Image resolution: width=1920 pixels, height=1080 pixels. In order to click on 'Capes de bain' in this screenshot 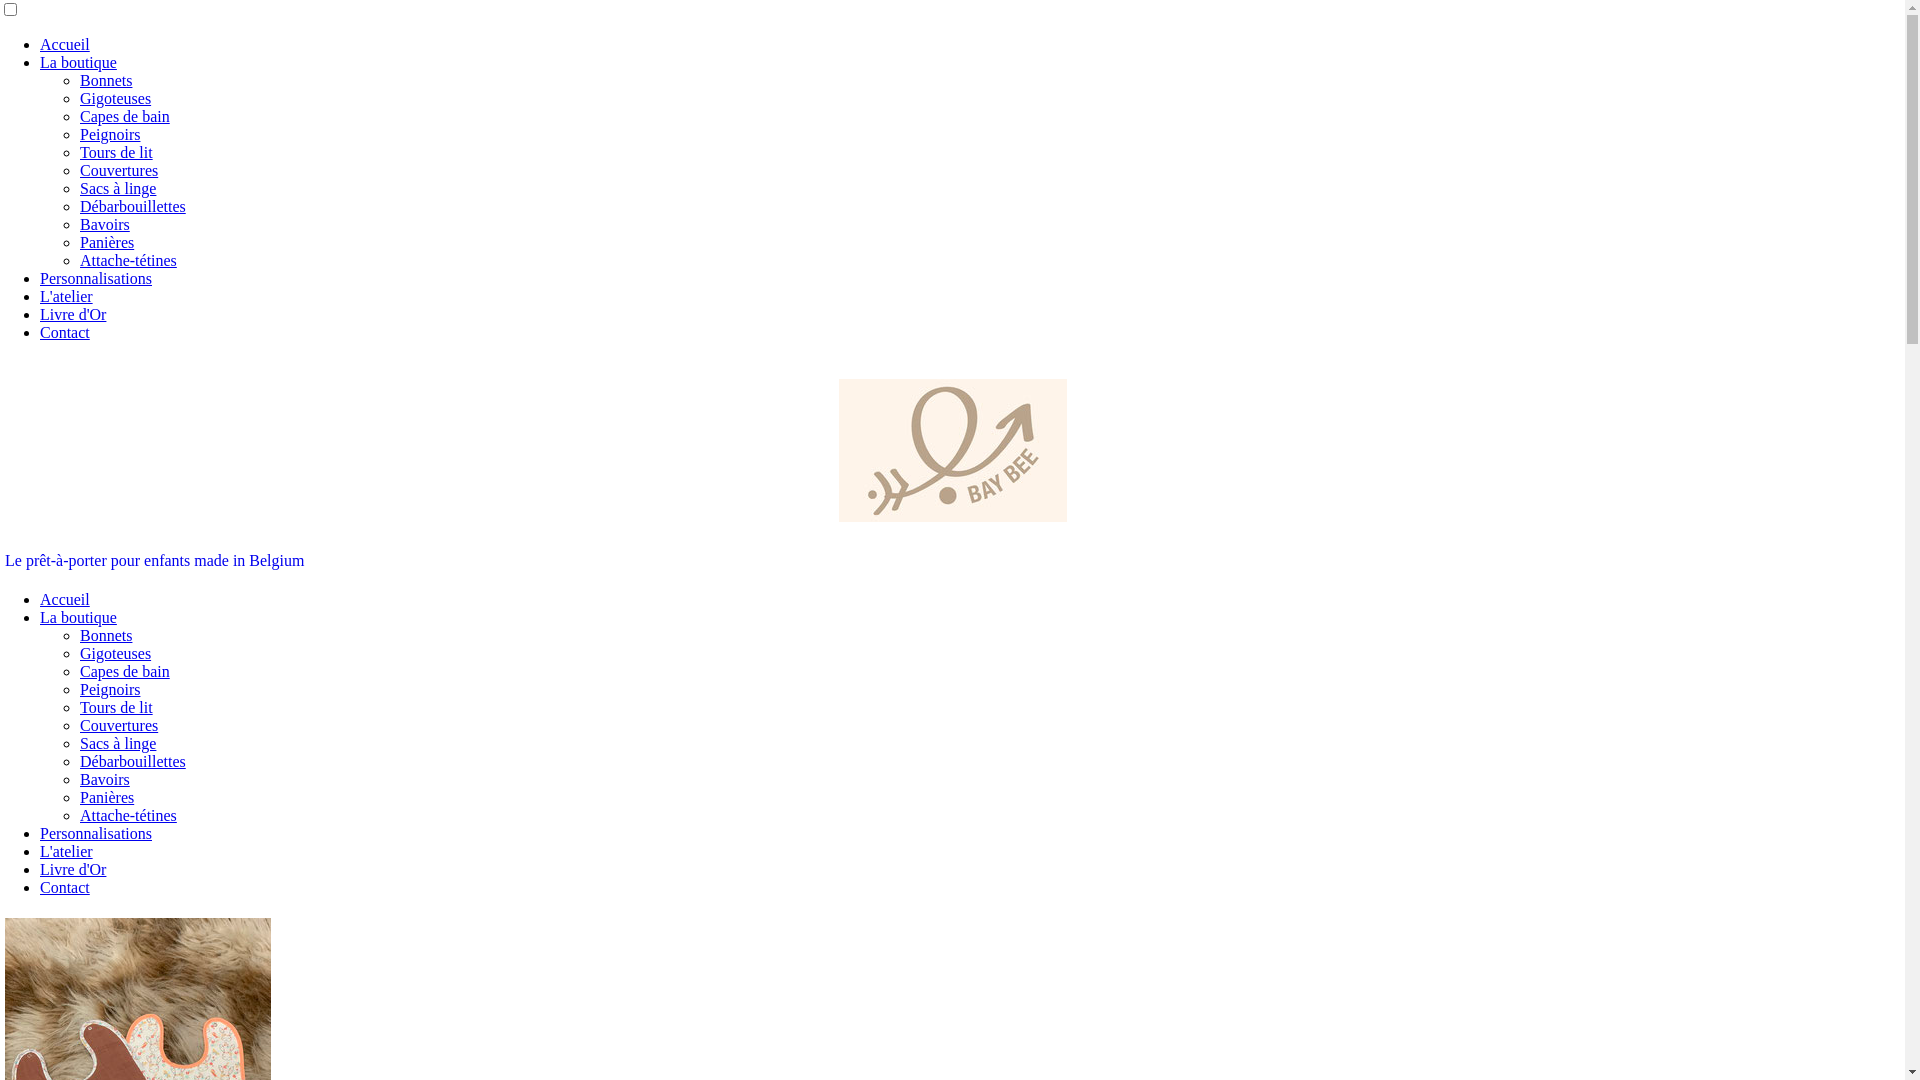, I will do `click(123, 671)`.